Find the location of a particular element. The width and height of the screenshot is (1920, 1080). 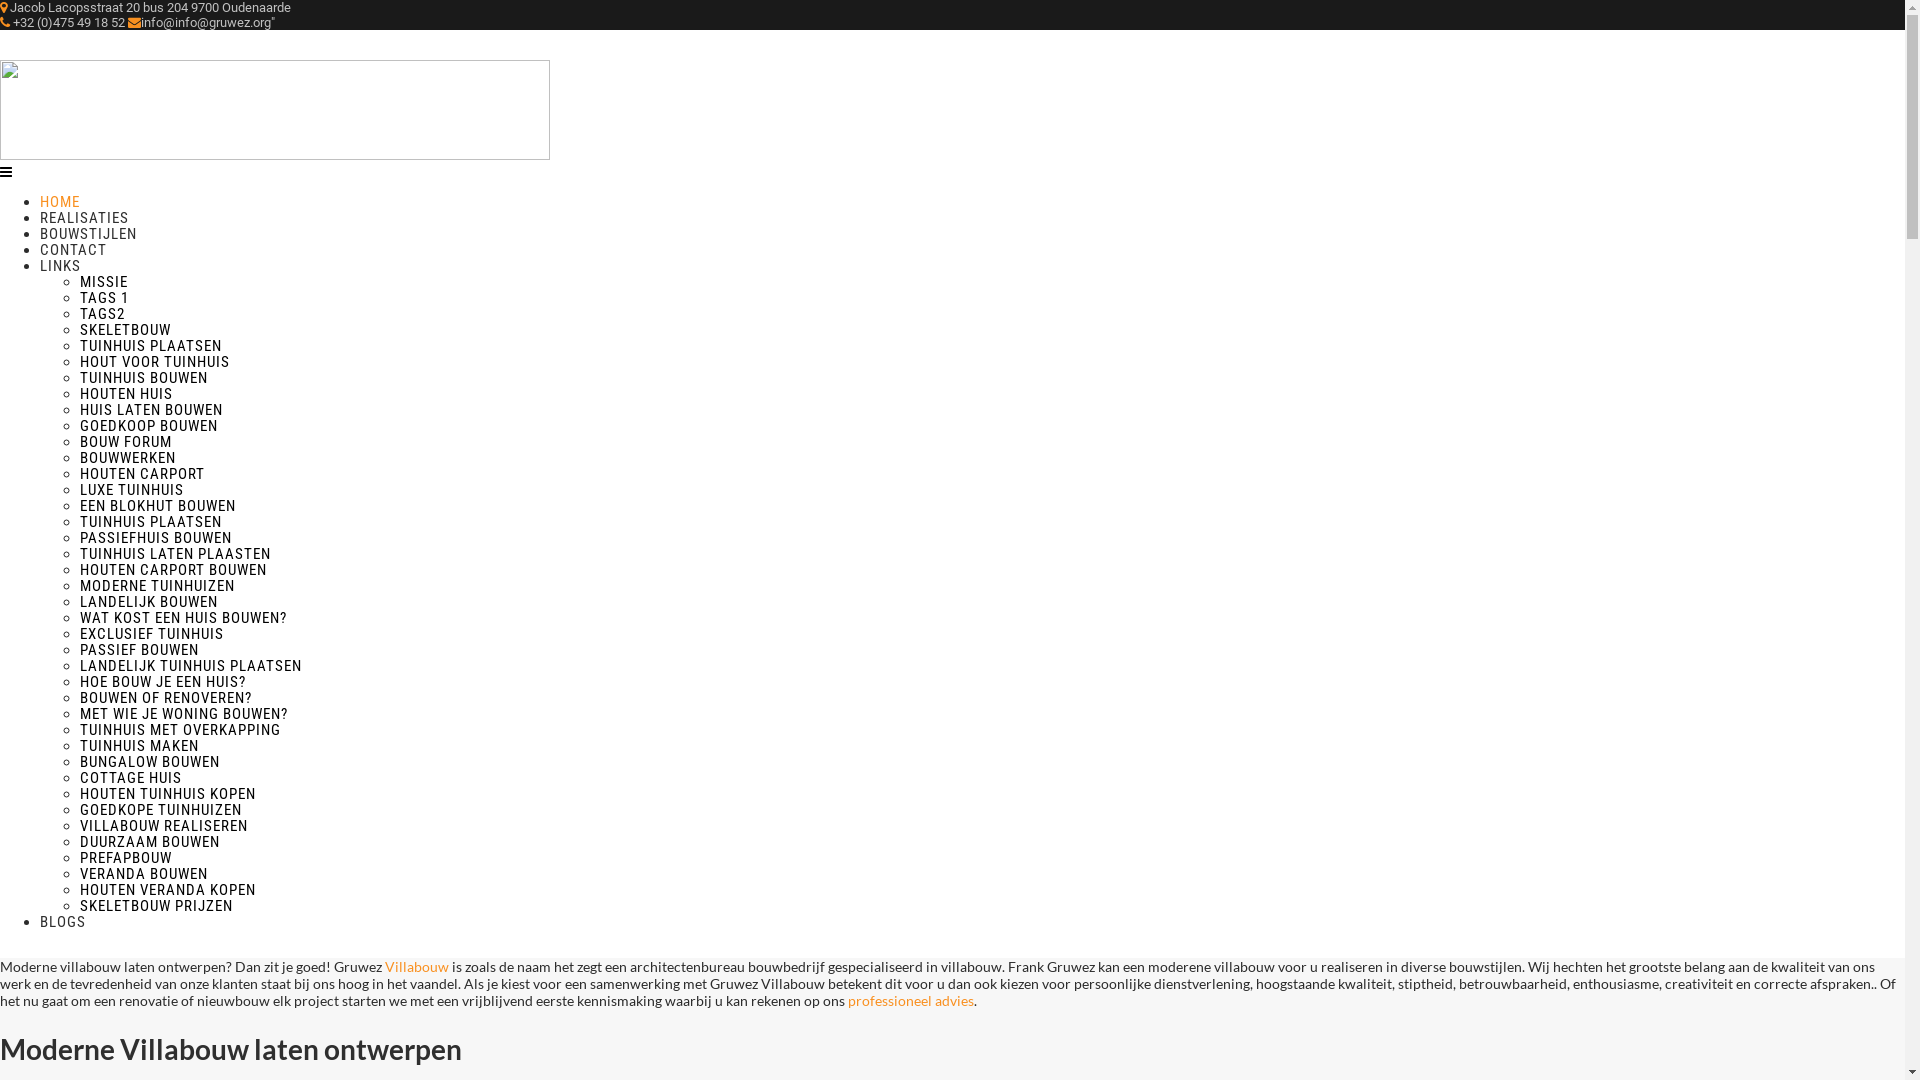

'HOUTEN HUIS' is located at coordinates (125, 393).